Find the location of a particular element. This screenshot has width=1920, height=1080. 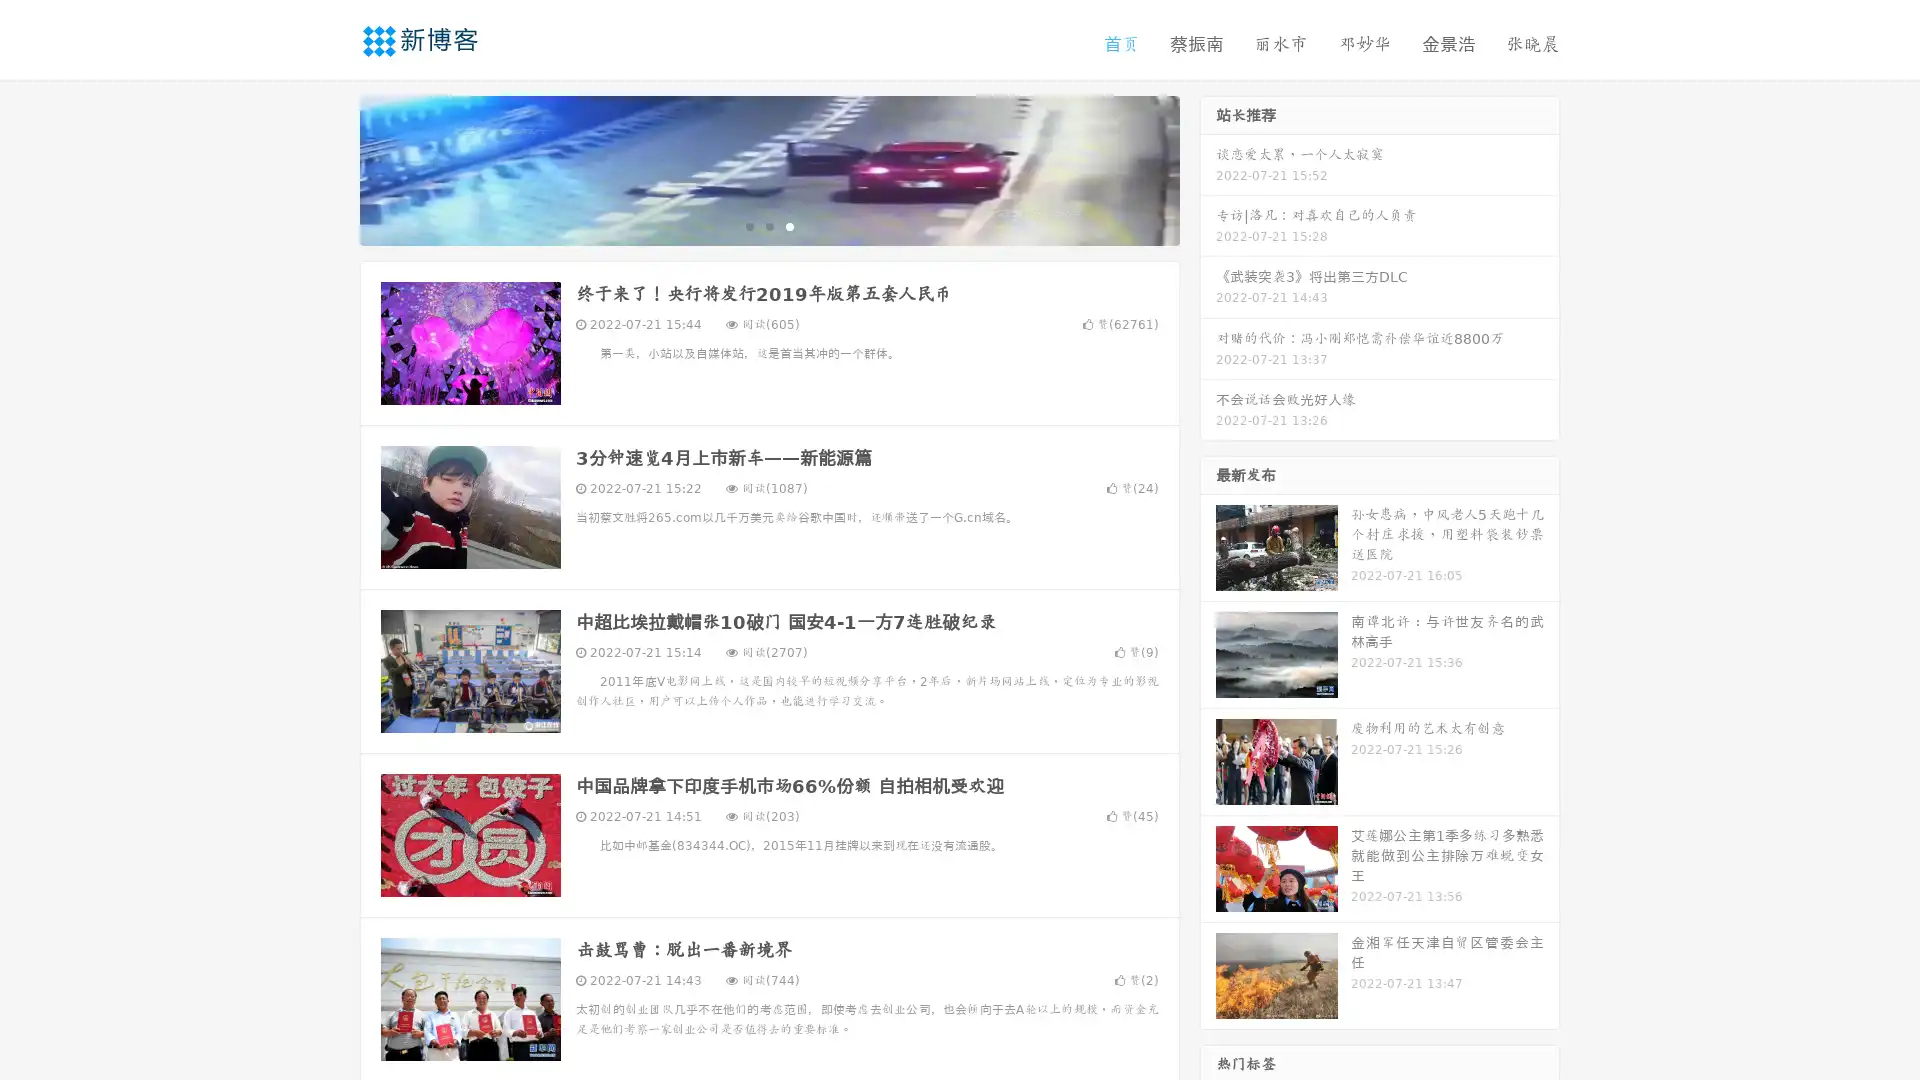

Go to slide 1 is located at coordinates (748, 225).